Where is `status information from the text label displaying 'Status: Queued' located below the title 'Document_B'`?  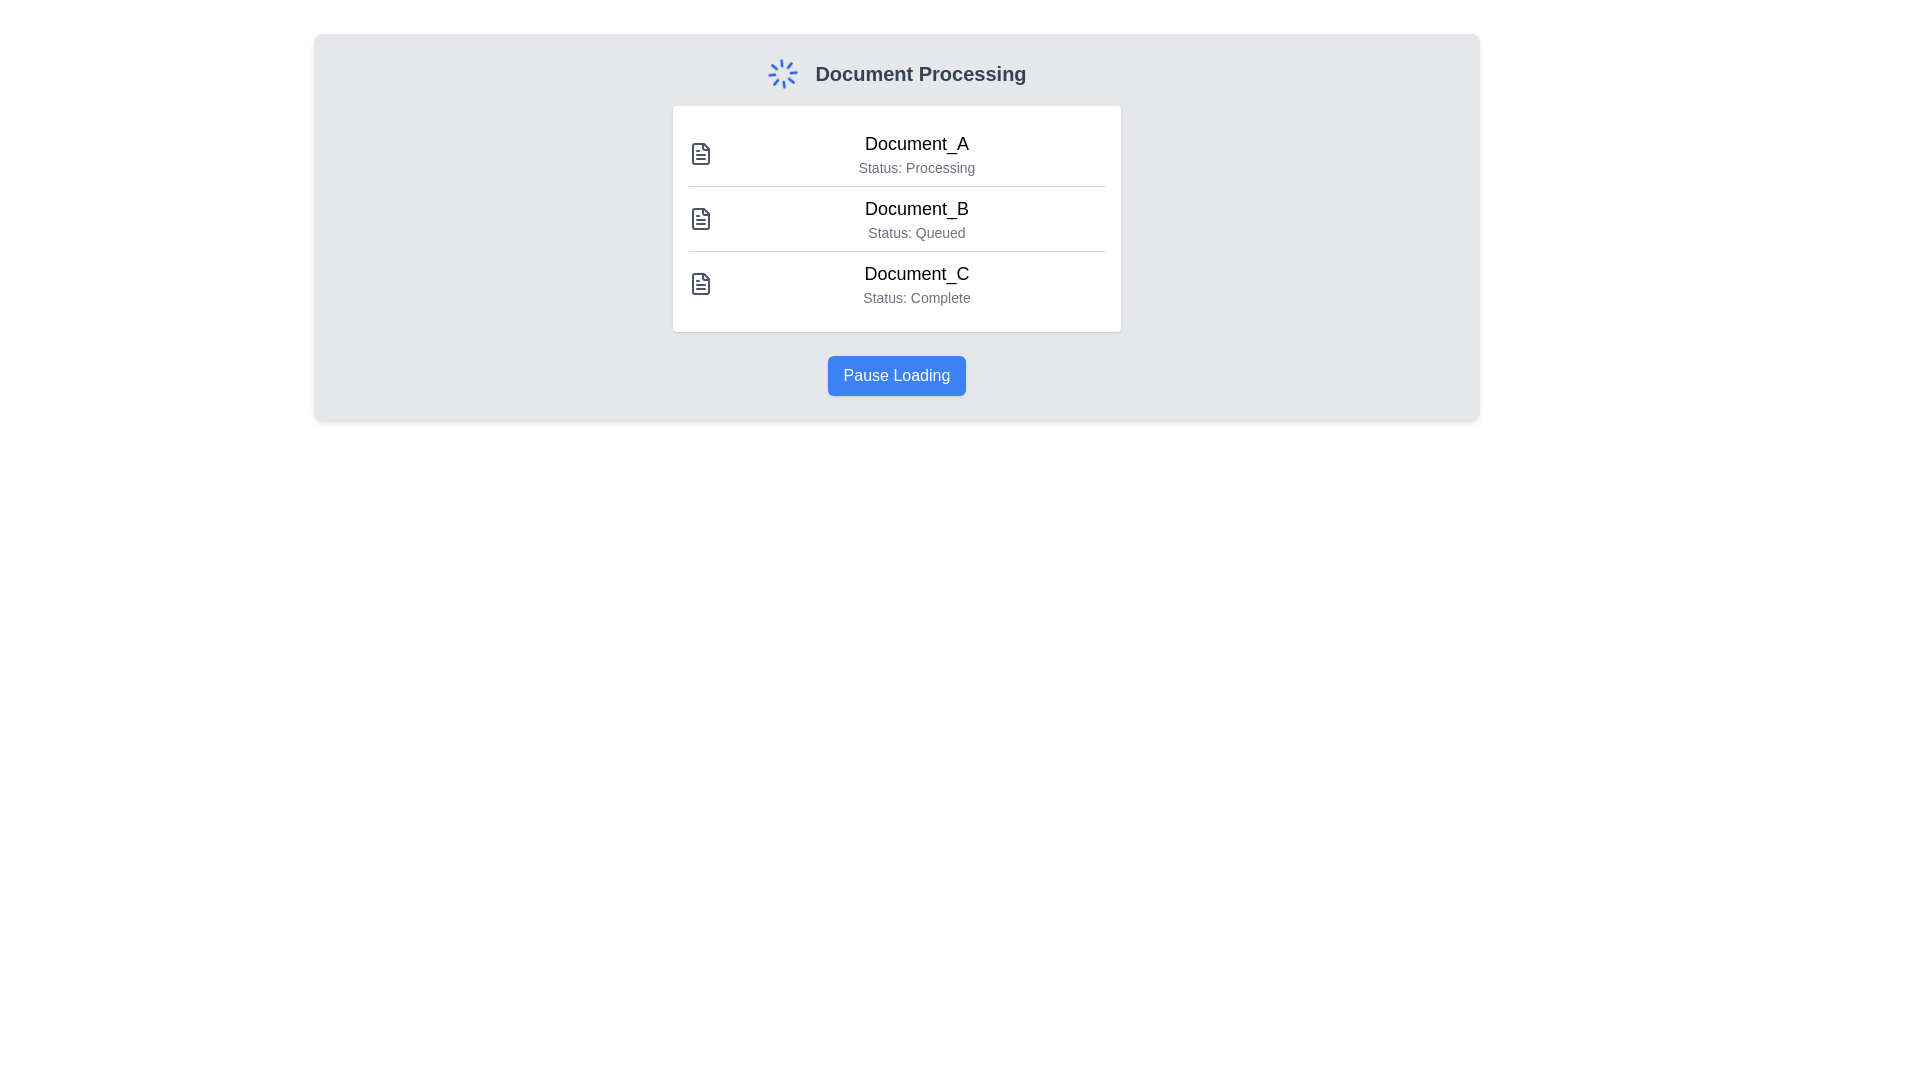
status information from the text label displaying 'Status: Queued' located below the title 'Document_B' is located at coordinates (915, 231).